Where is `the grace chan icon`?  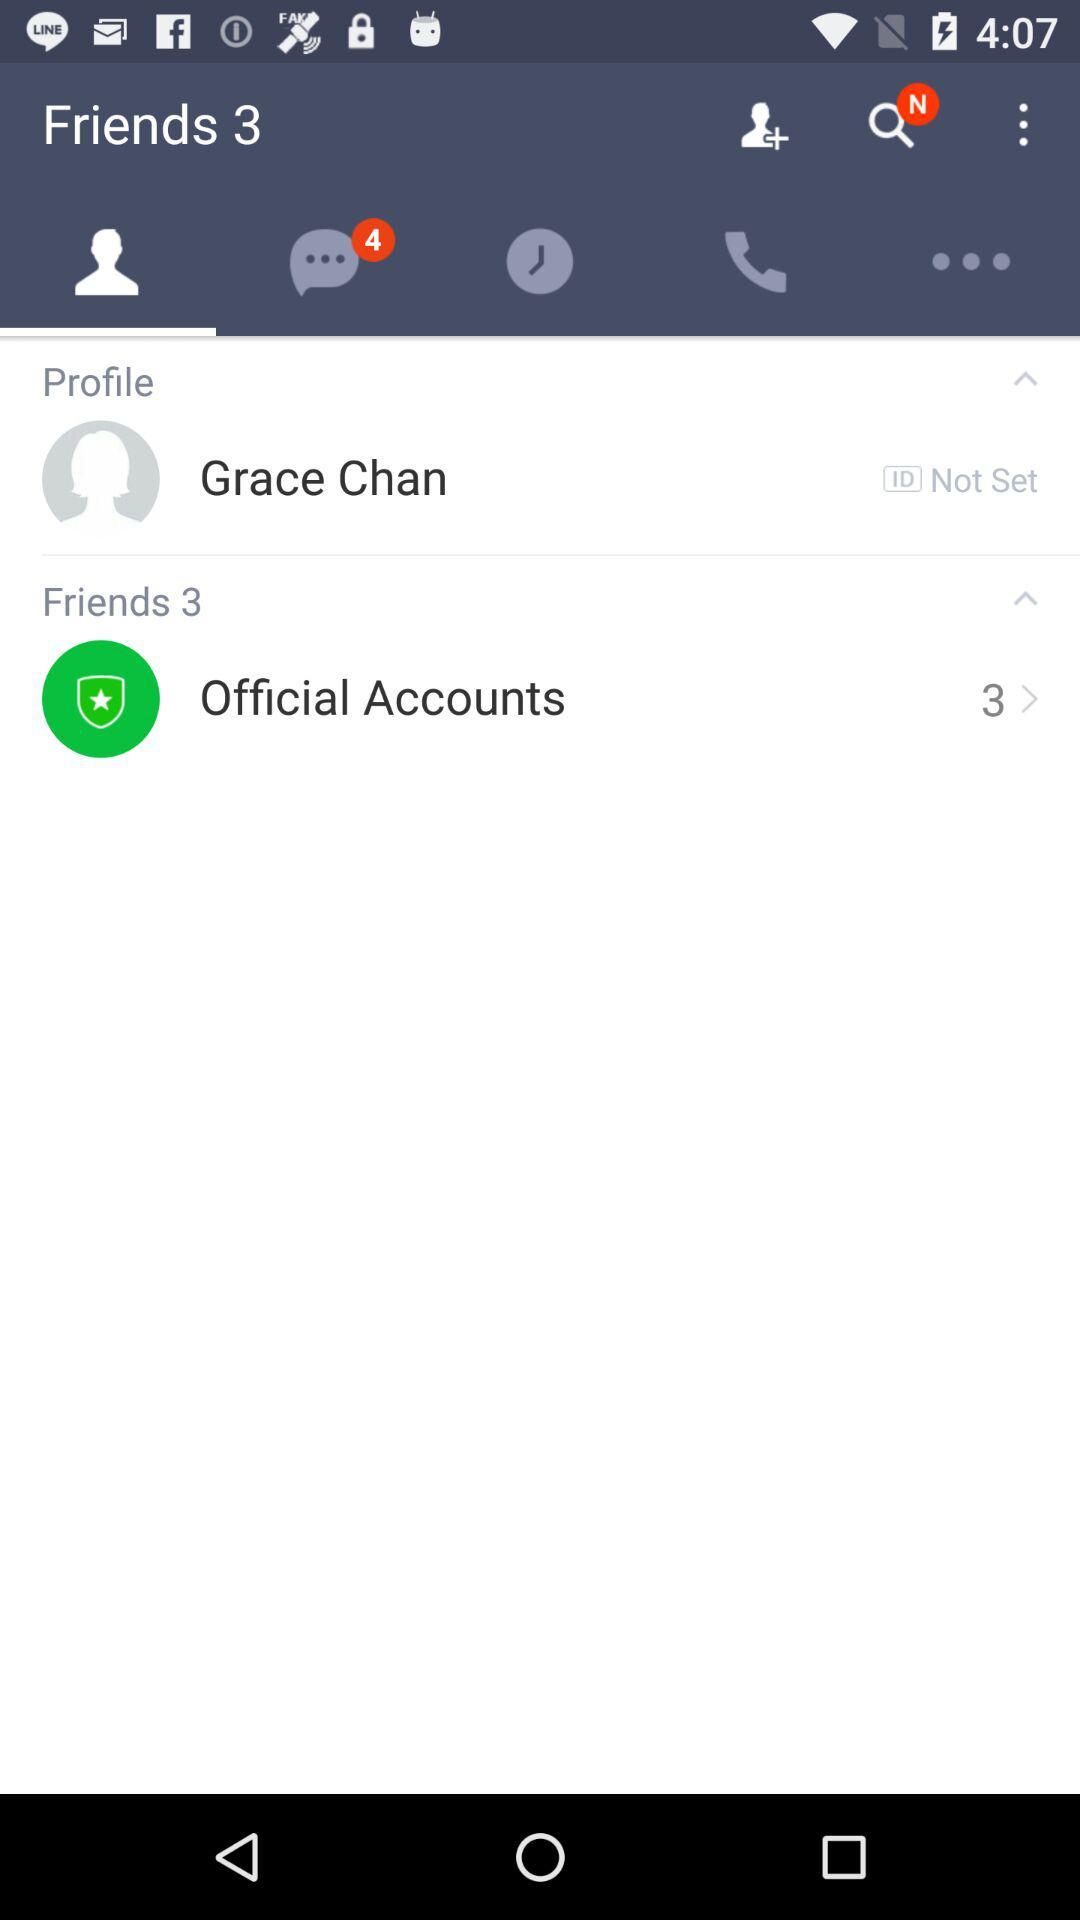
the grace chan icon is located at coordinates (322, 477).